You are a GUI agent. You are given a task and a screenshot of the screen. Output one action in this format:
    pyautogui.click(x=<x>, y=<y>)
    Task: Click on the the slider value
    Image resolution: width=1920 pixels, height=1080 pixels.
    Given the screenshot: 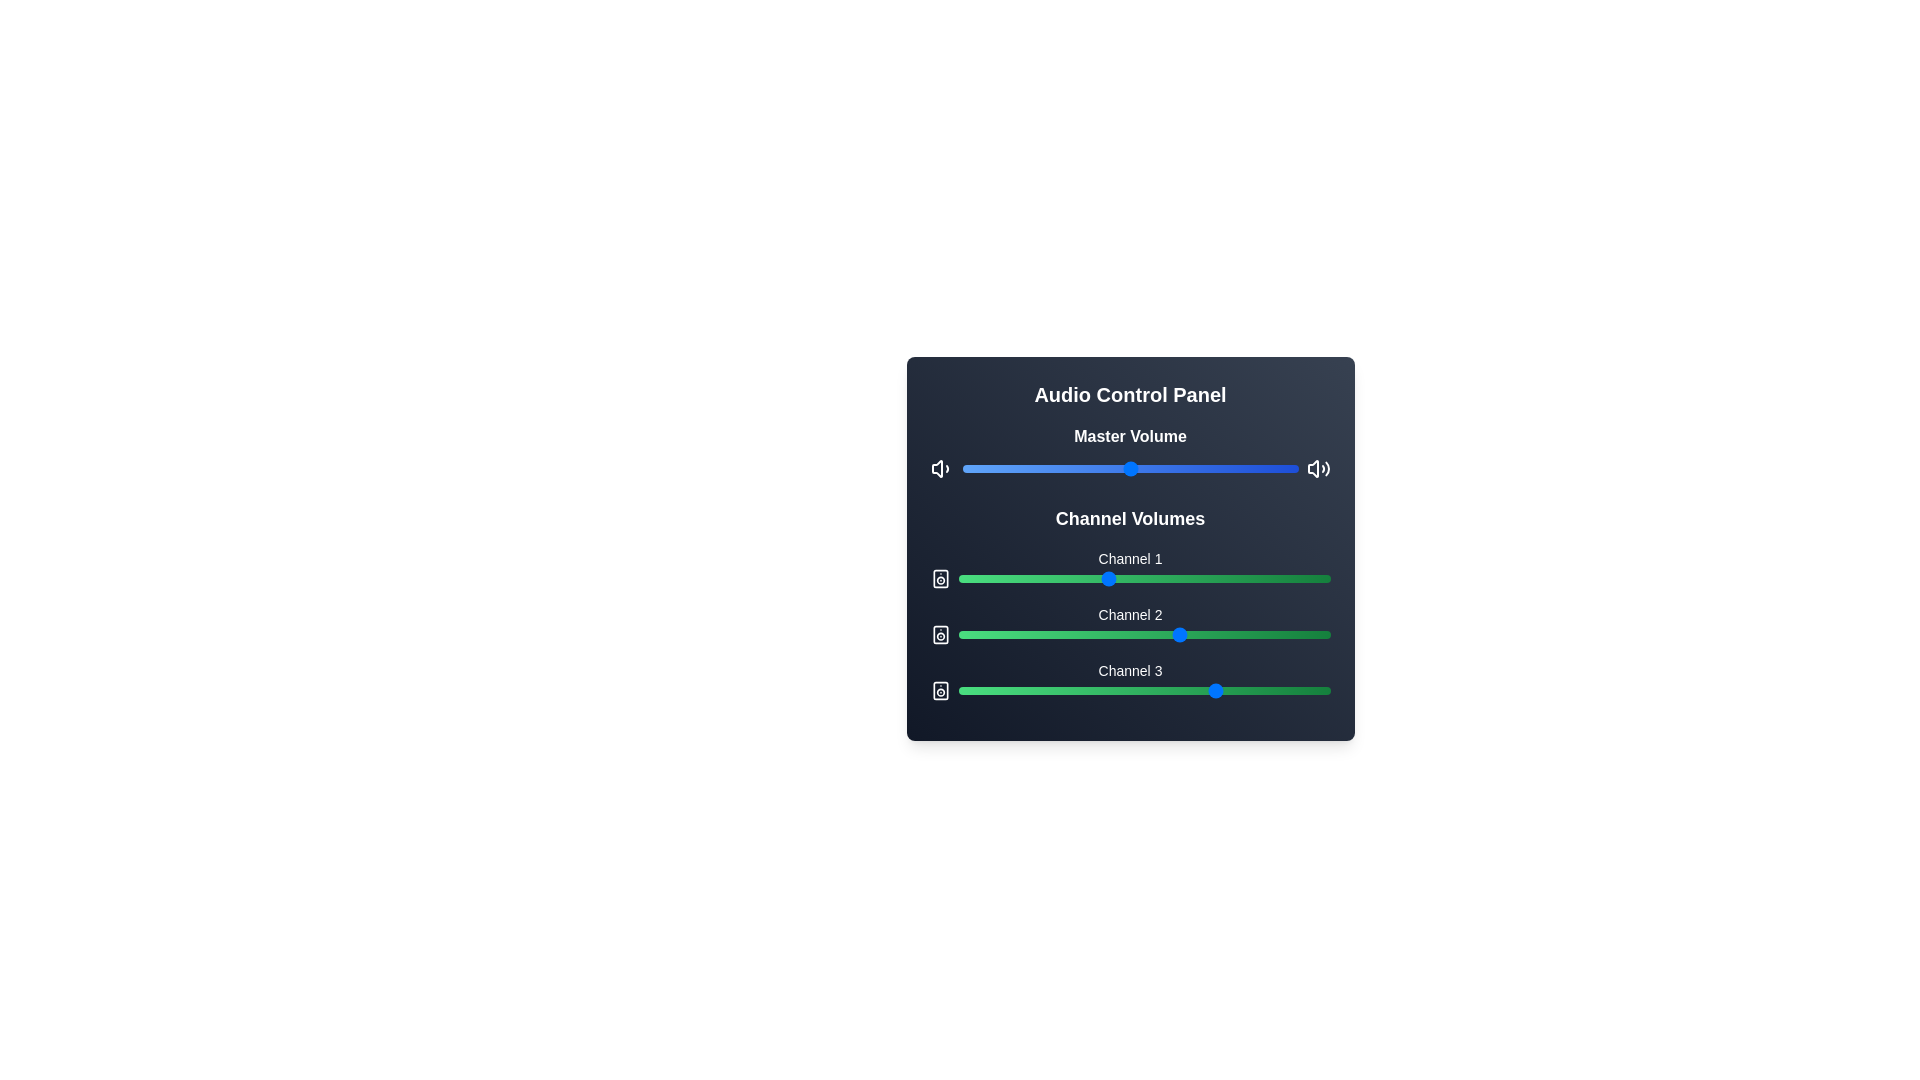 What is the action you would take?
    pyautogui.click(x=1122, y=635)
    